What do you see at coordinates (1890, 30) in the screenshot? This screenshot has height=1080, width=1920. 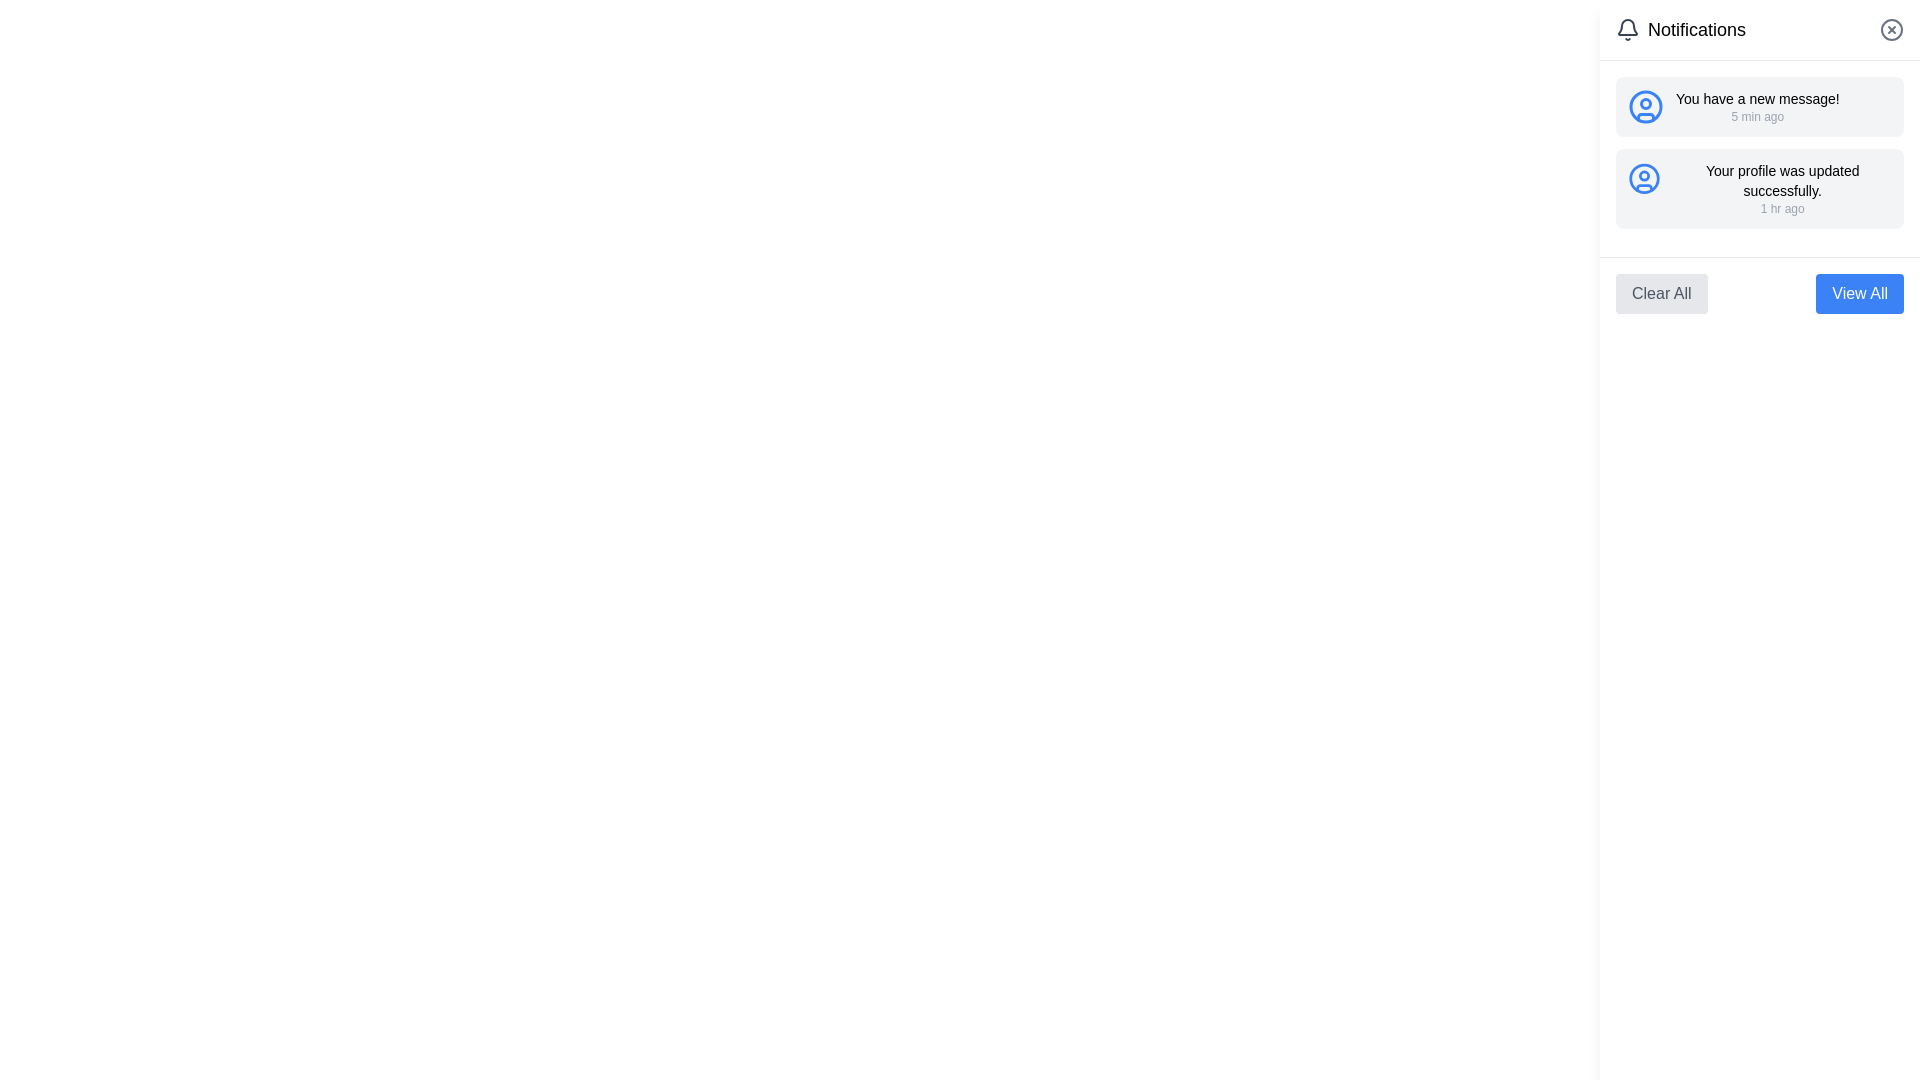 I see `the 'Close' button located on the top-right side of the notifications panel header` at bounding box center [1890, 30].